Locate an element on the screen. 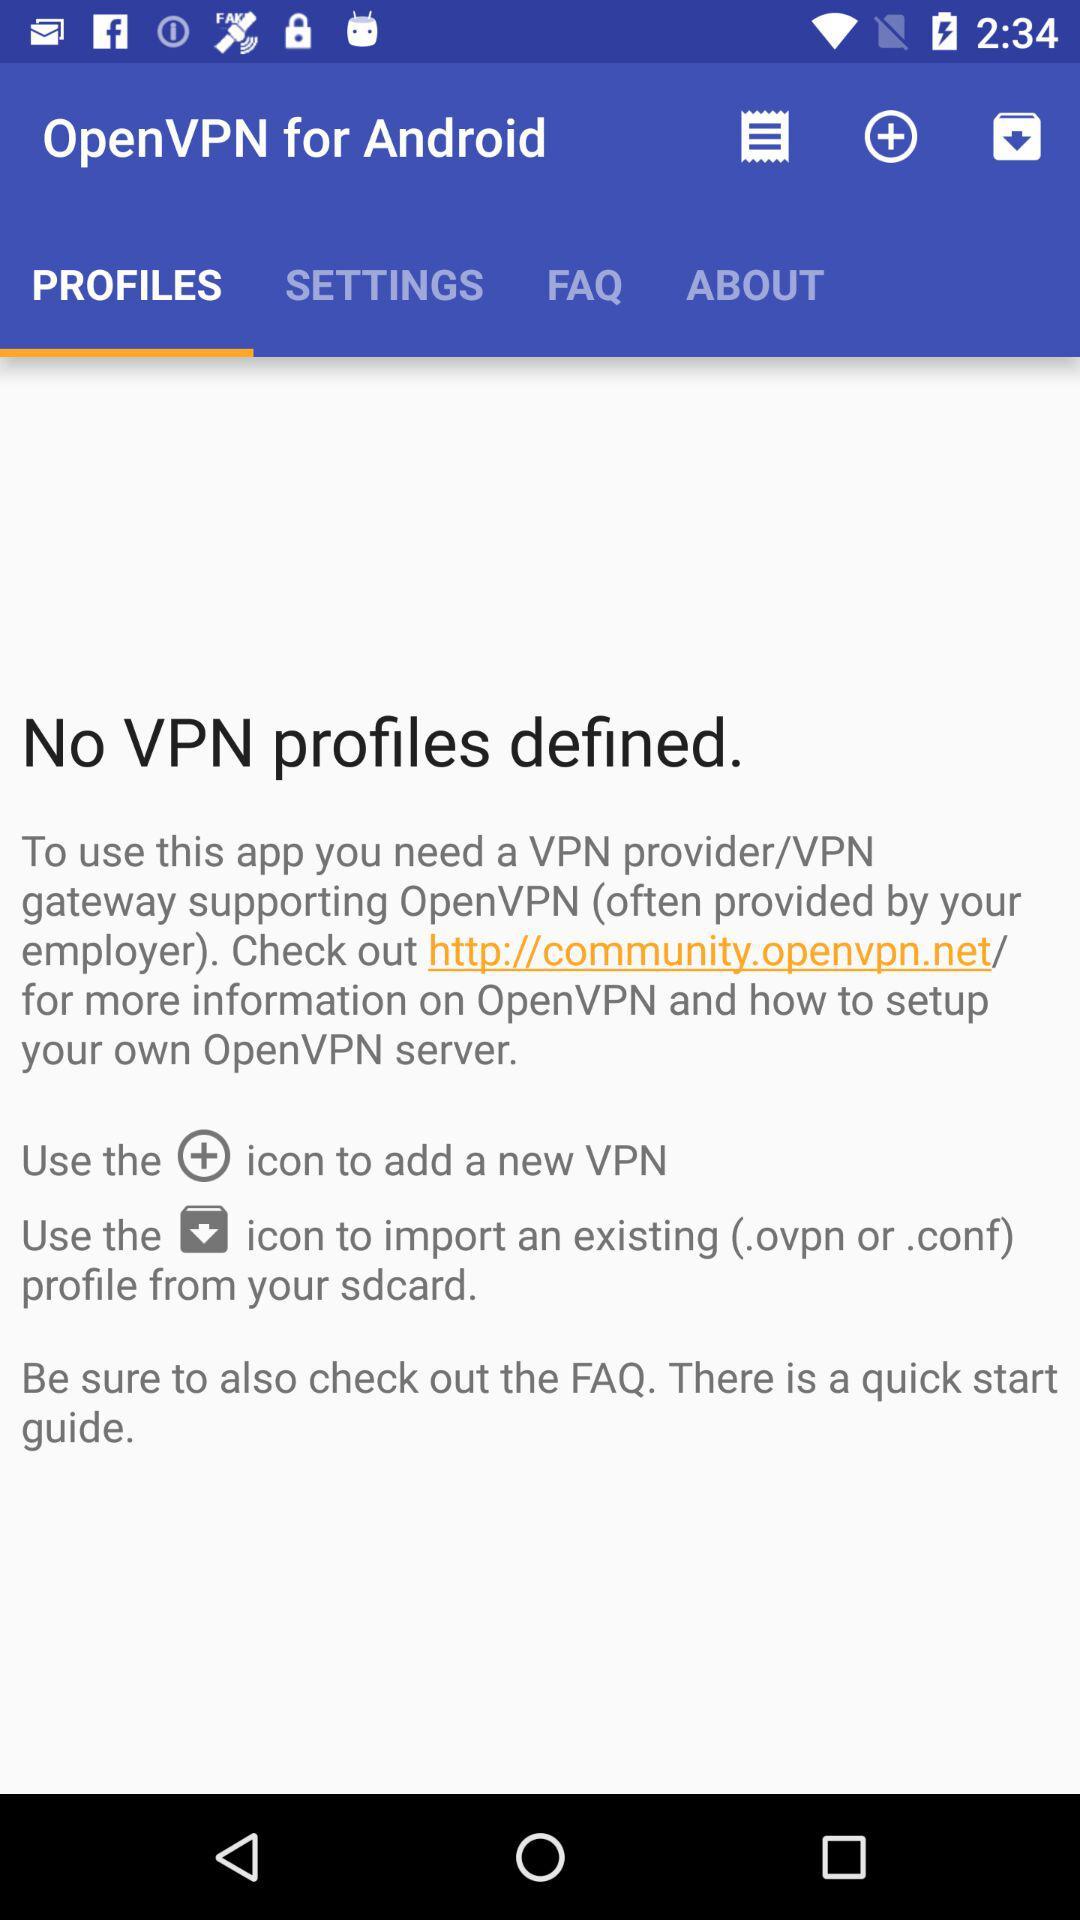 The image size is (1080, 1920). the faq option which is to the right side of settings is located at coordinates (585, 282).